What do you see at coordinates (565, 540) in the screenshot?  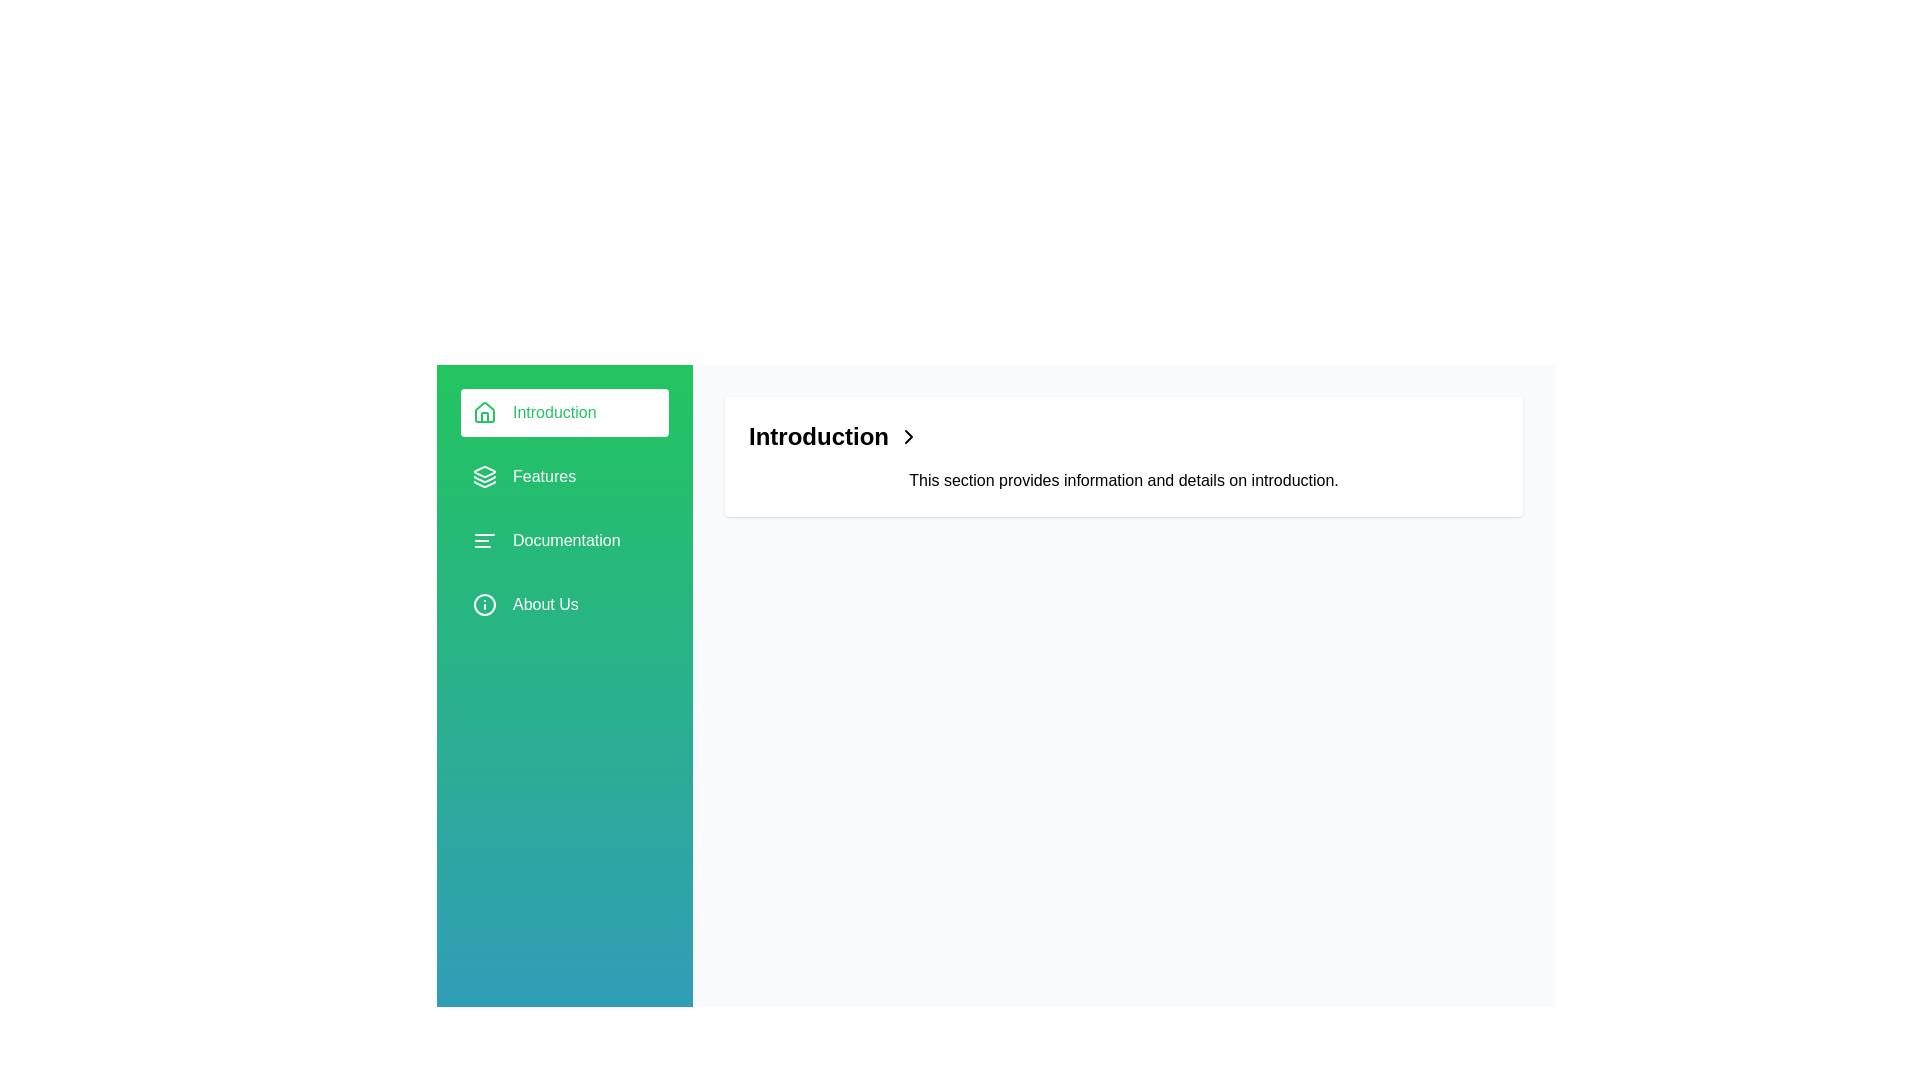 I see `the 'Documentation' text element in the sidebar menu` at bounding box center [565, 540].